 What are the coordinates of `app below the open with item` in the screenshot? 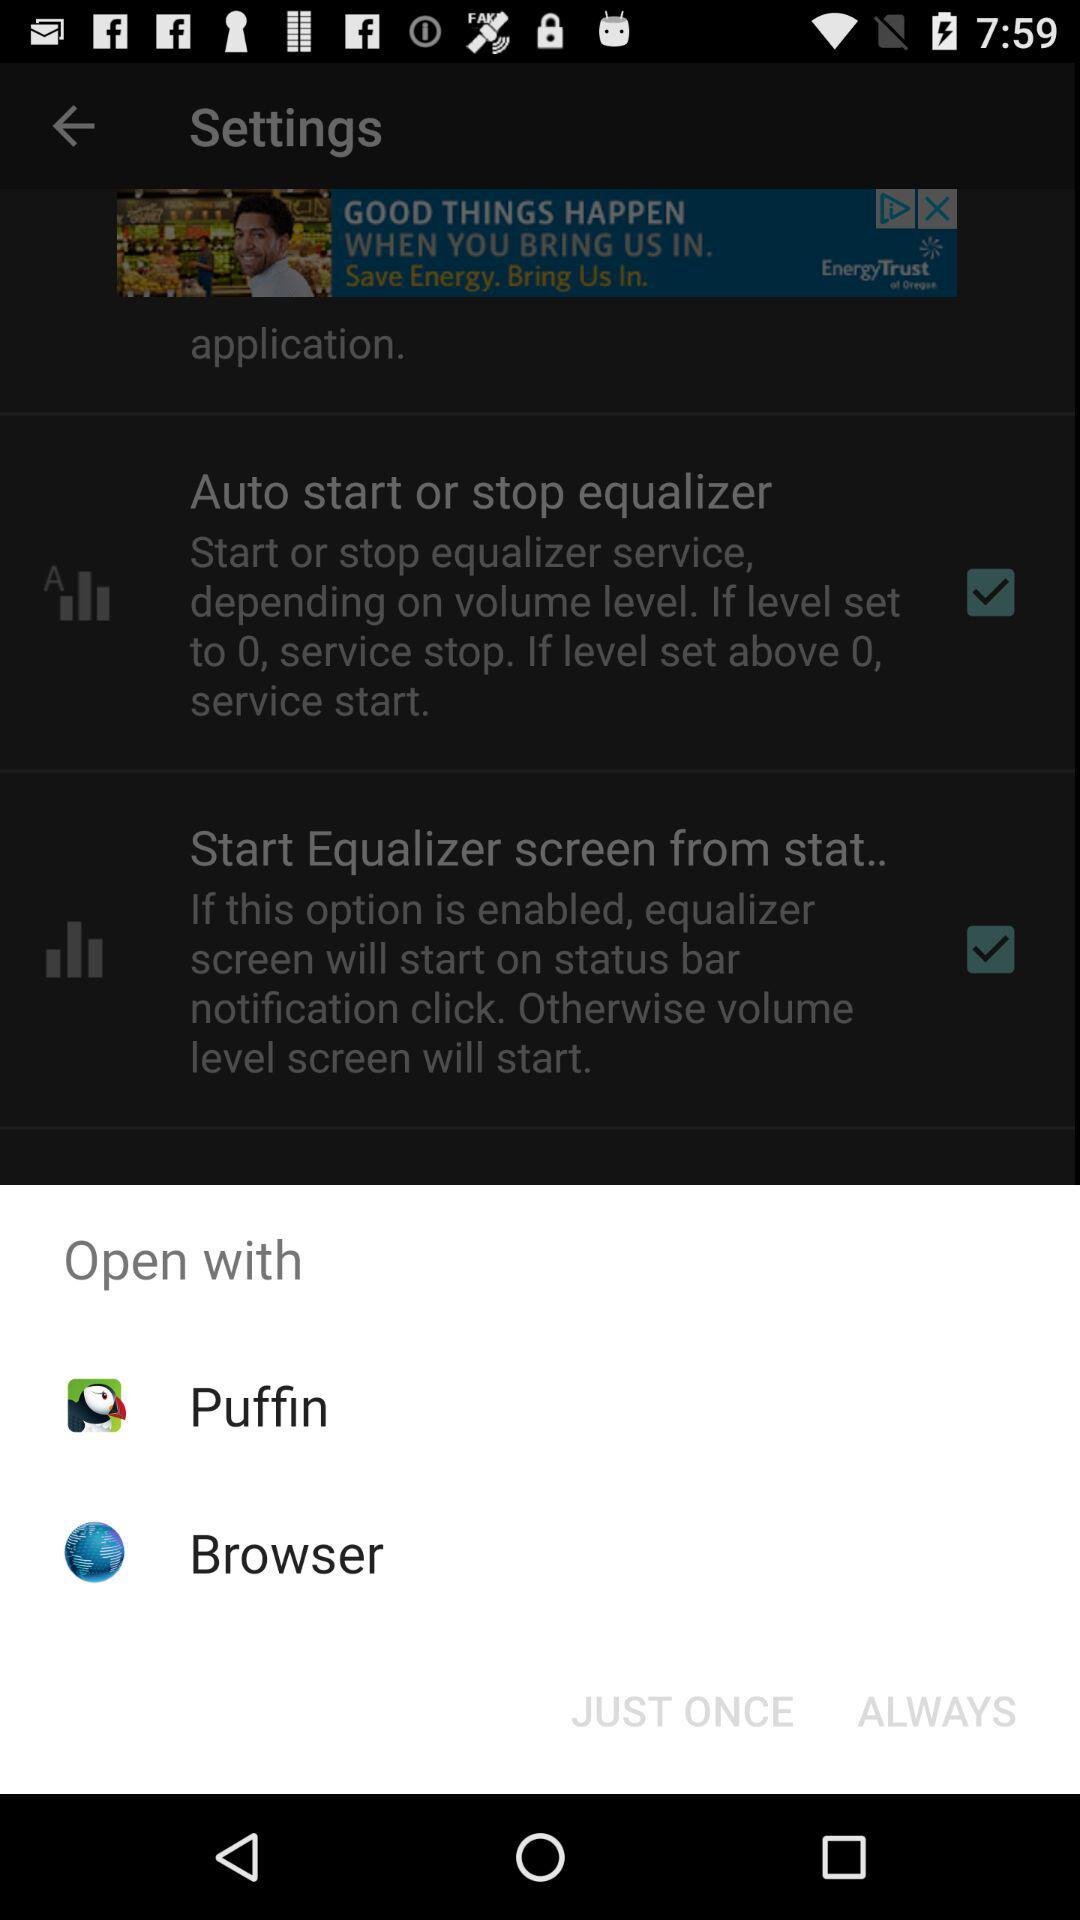 It's located at (258, 1404).